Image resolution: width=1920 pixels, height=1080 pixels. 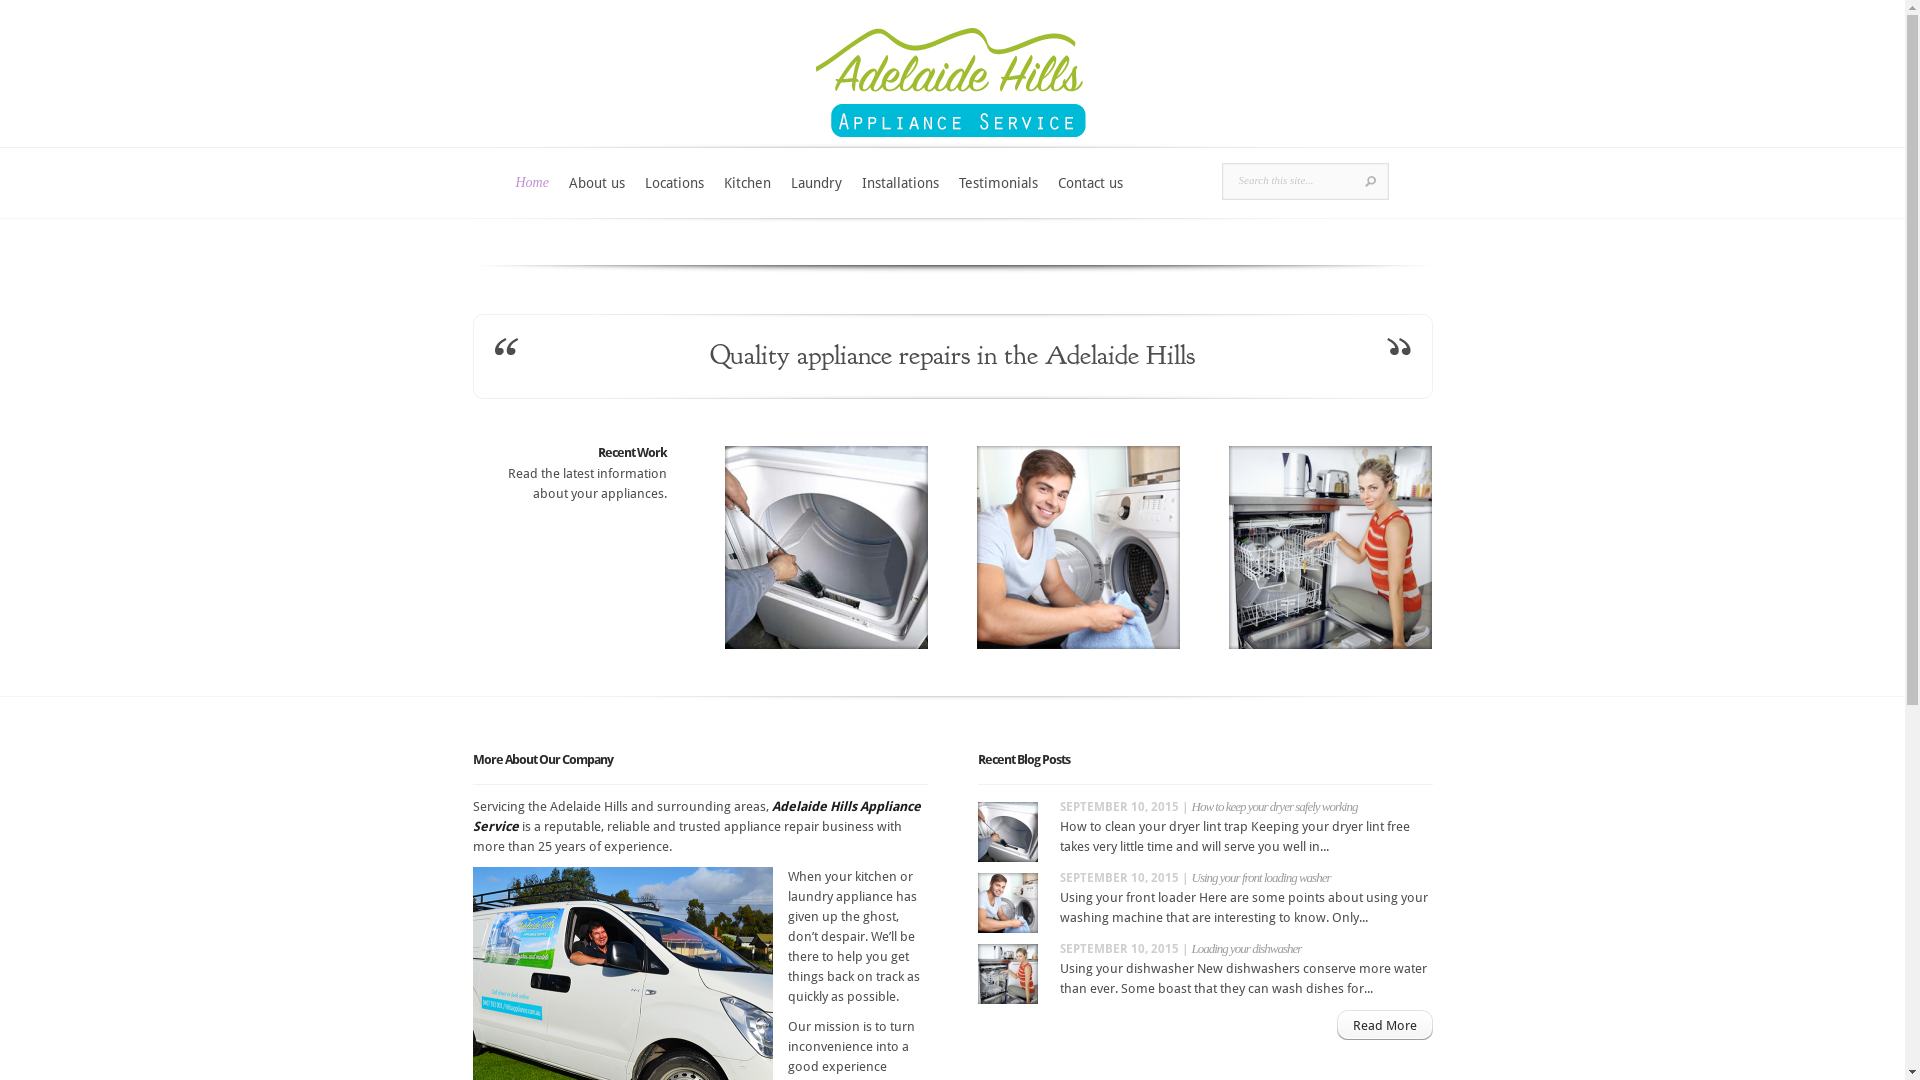 I want to click on 'Contact us', so click(x=1089, y=195).